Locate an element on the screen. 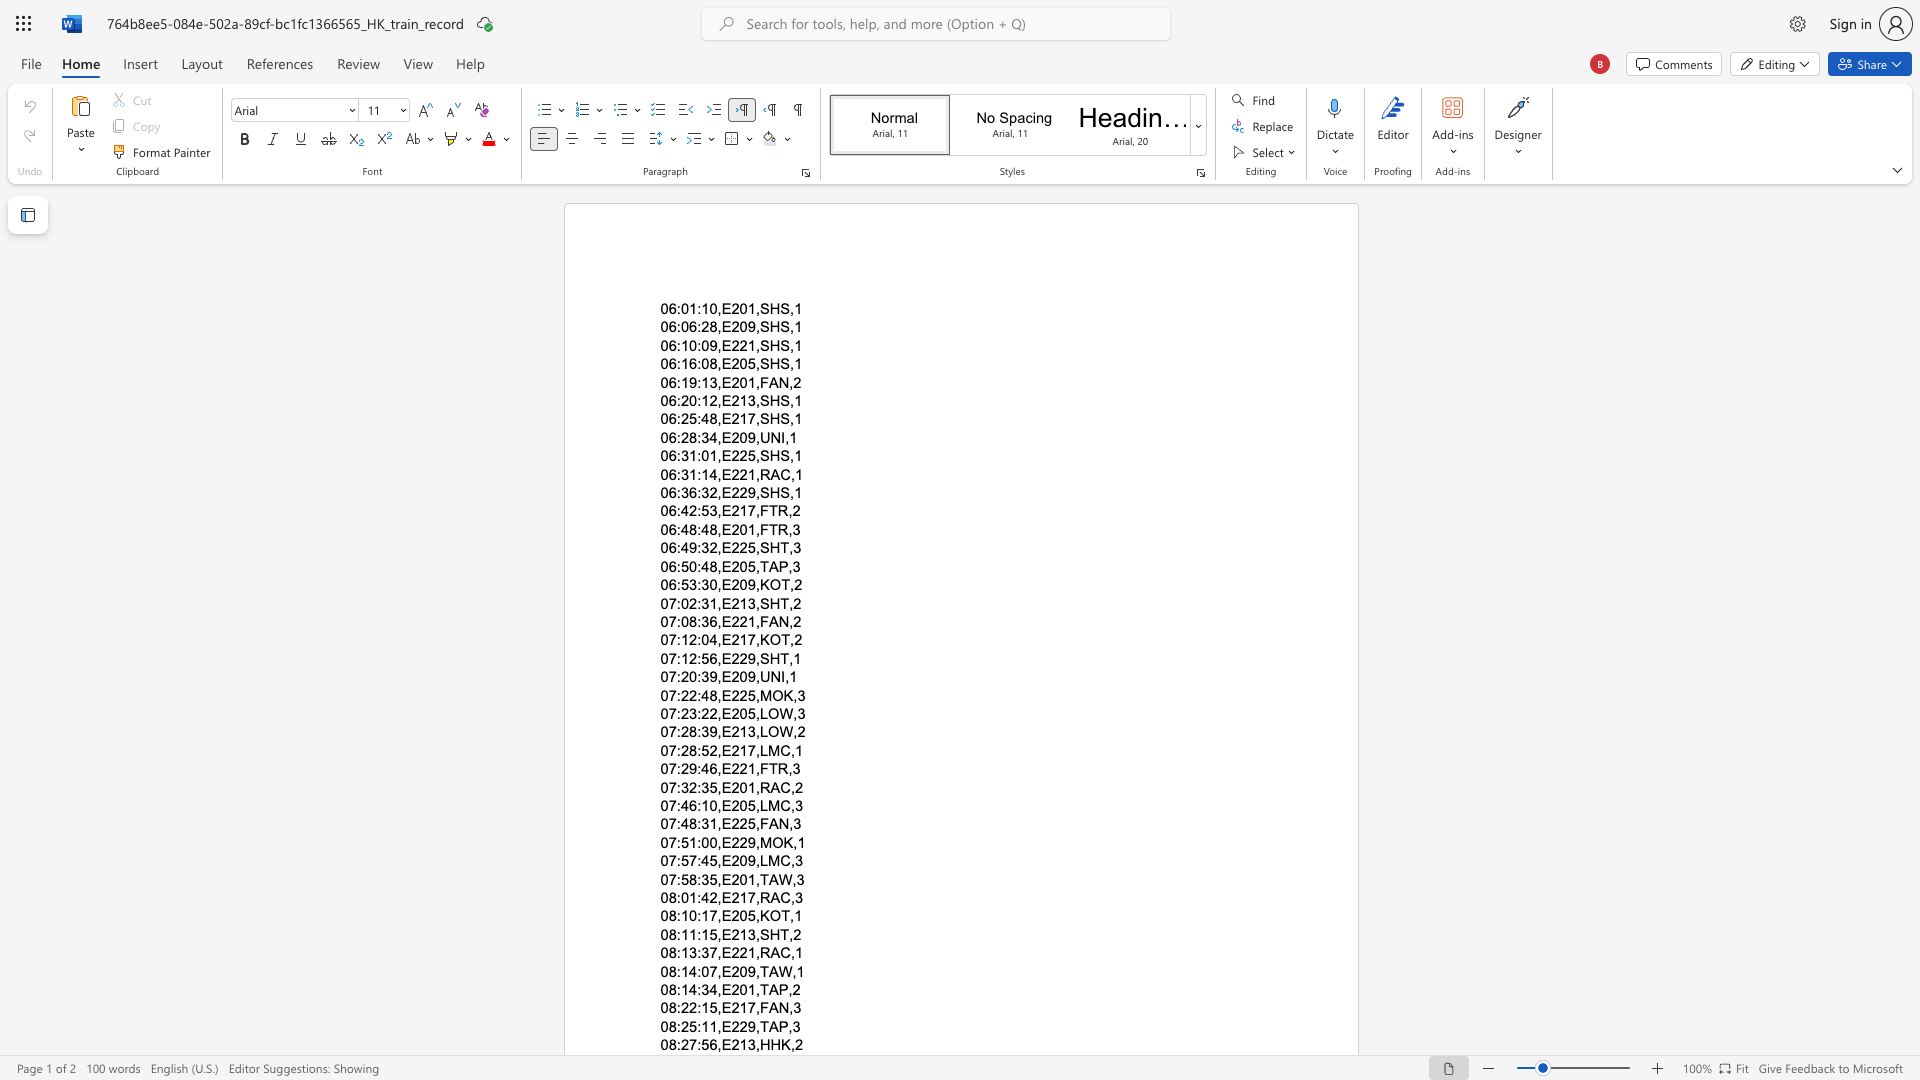  the space between the continuous character "0" and "6" in the text is located at coordinates (668, 456).